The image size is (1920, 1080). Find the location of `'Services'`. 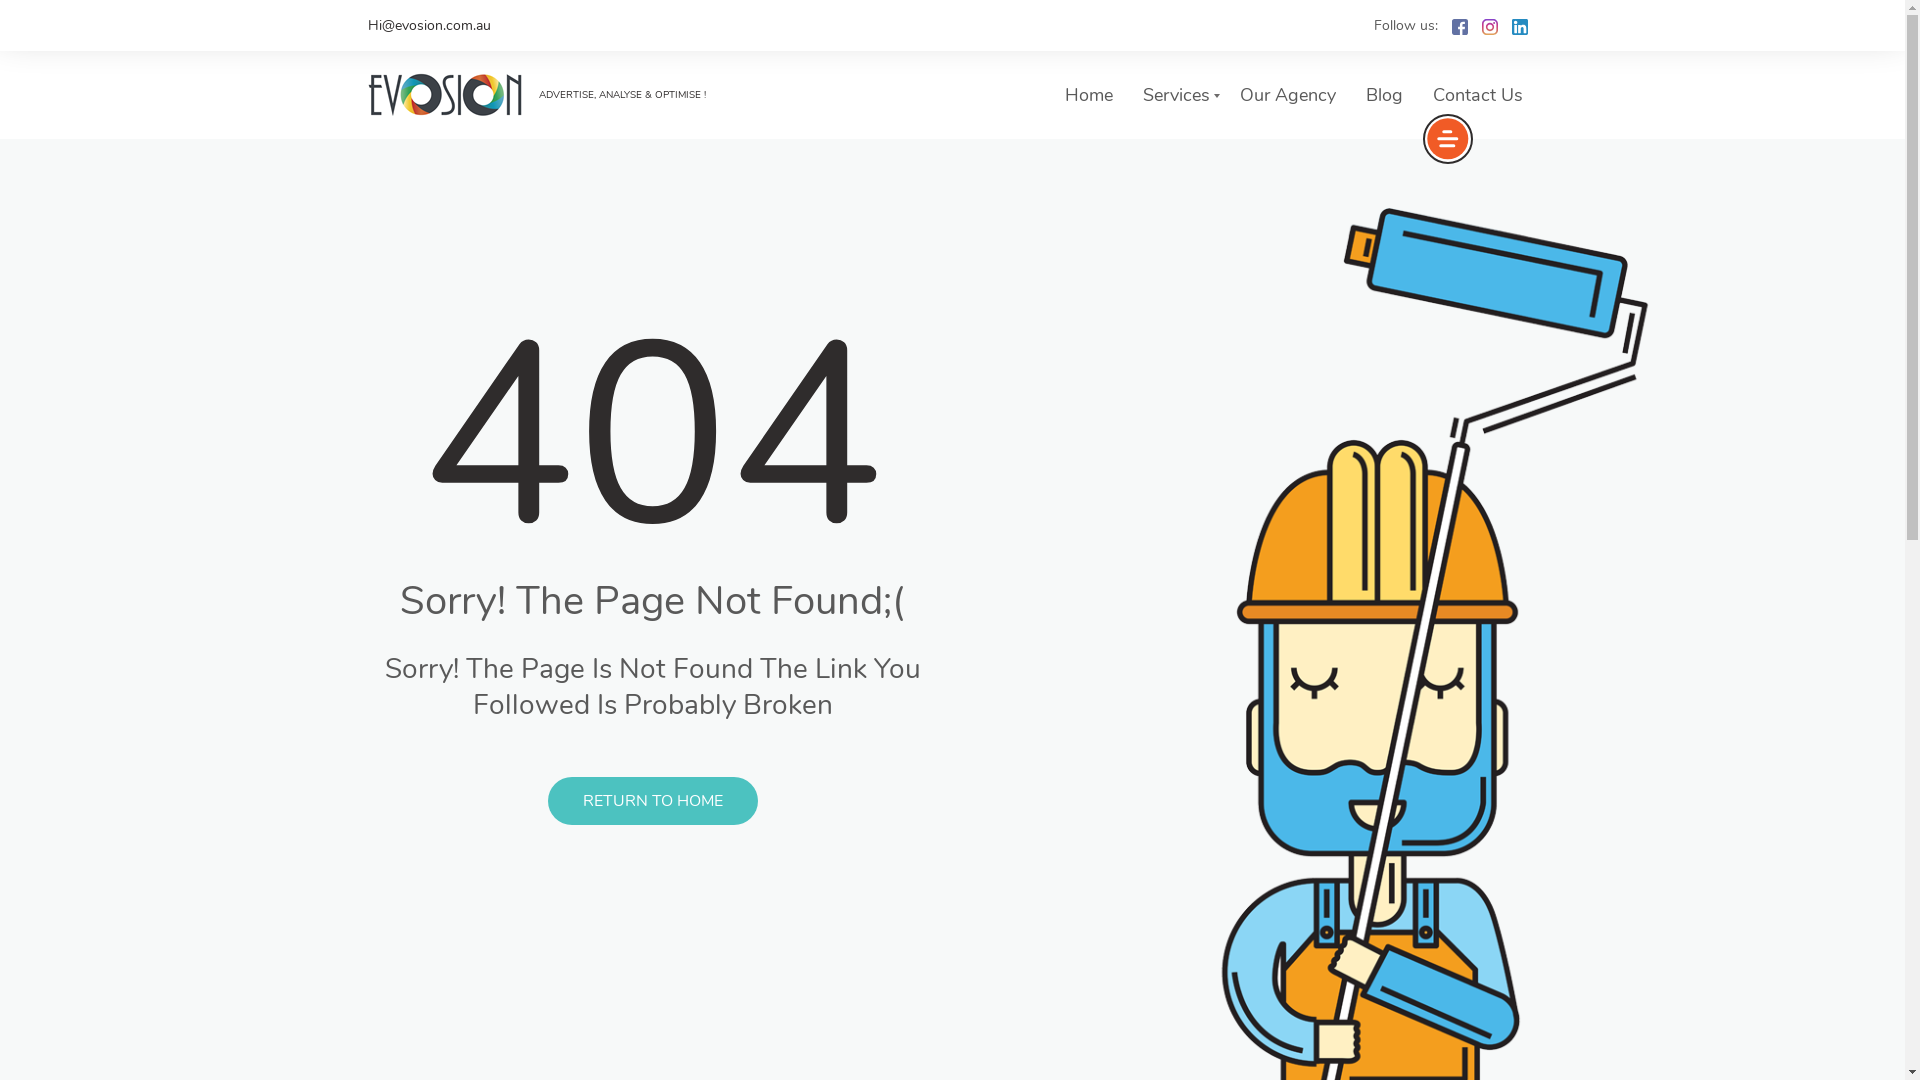

'Services' is located at coordinates (1175, 95).